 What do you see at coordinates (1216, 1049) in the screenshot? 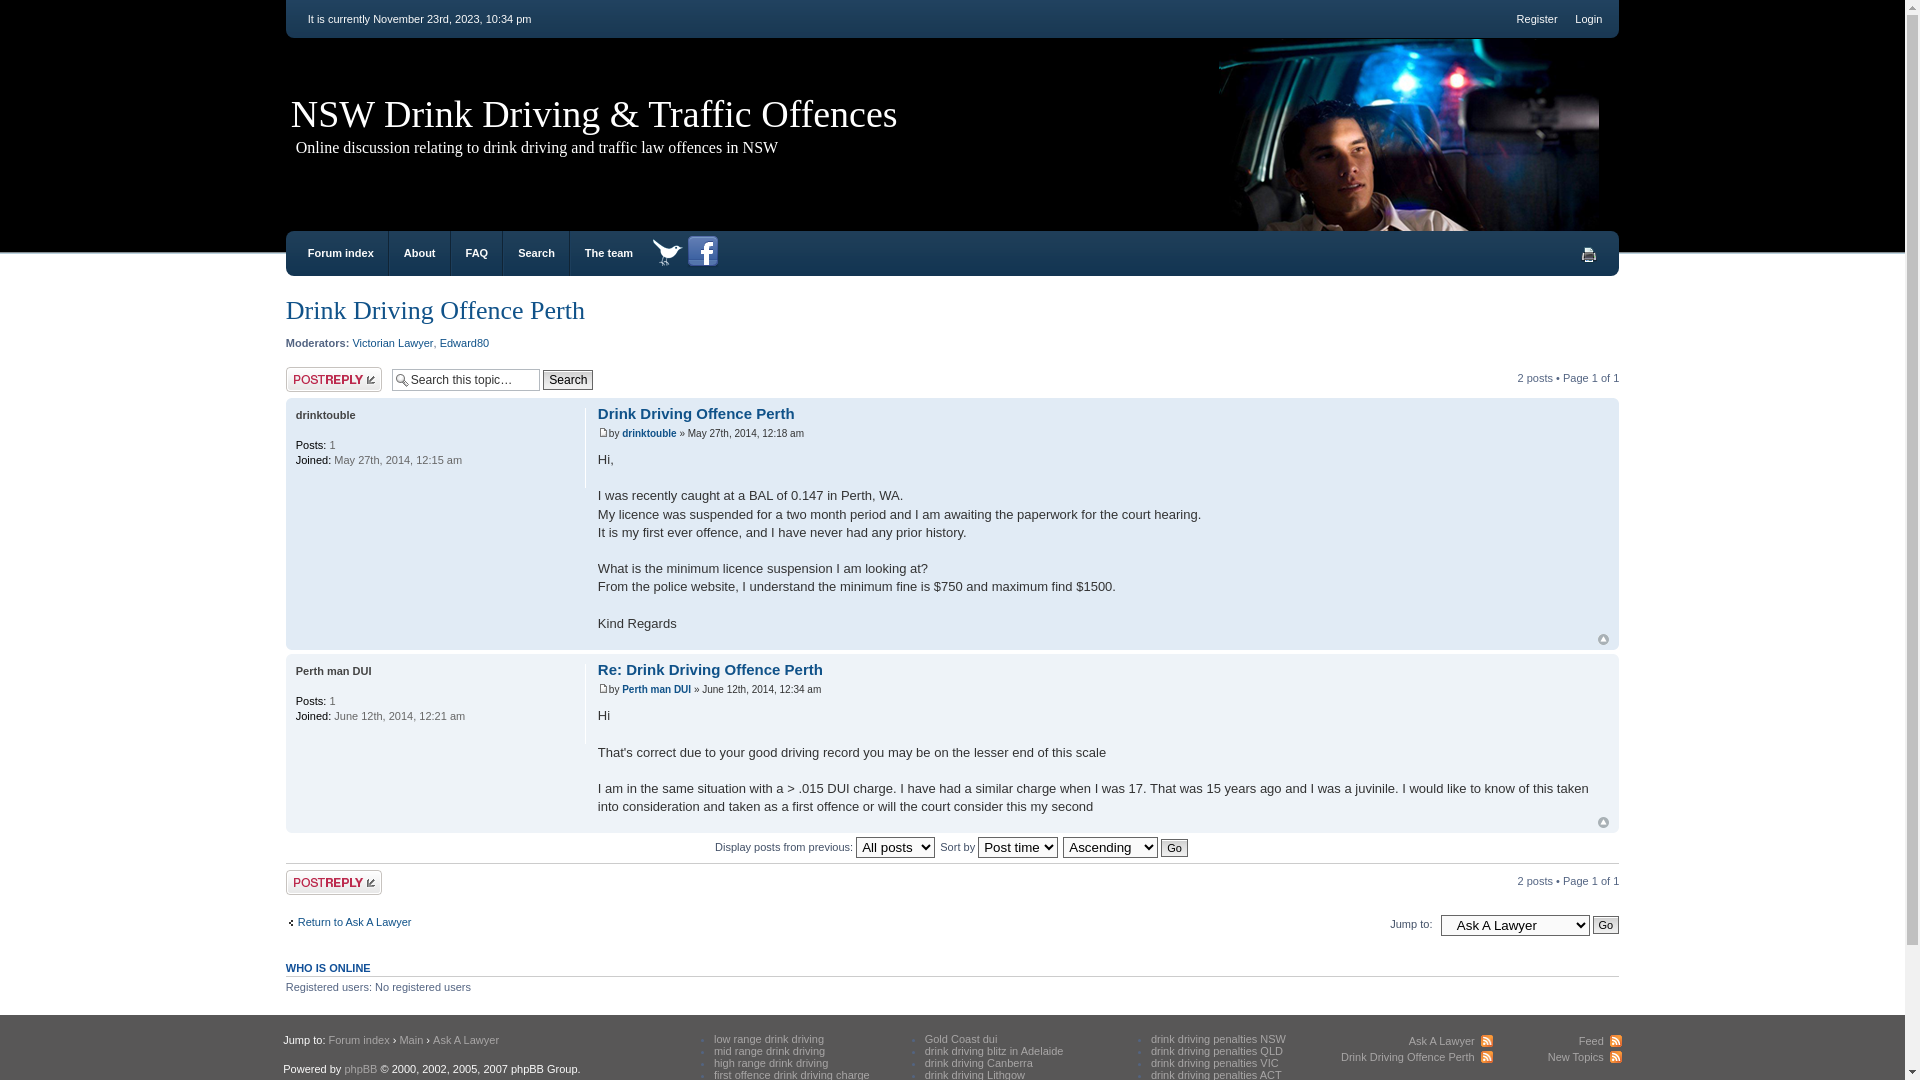
I see `'drink driving penalties QLD'` at bounding box center [1216, 1049].